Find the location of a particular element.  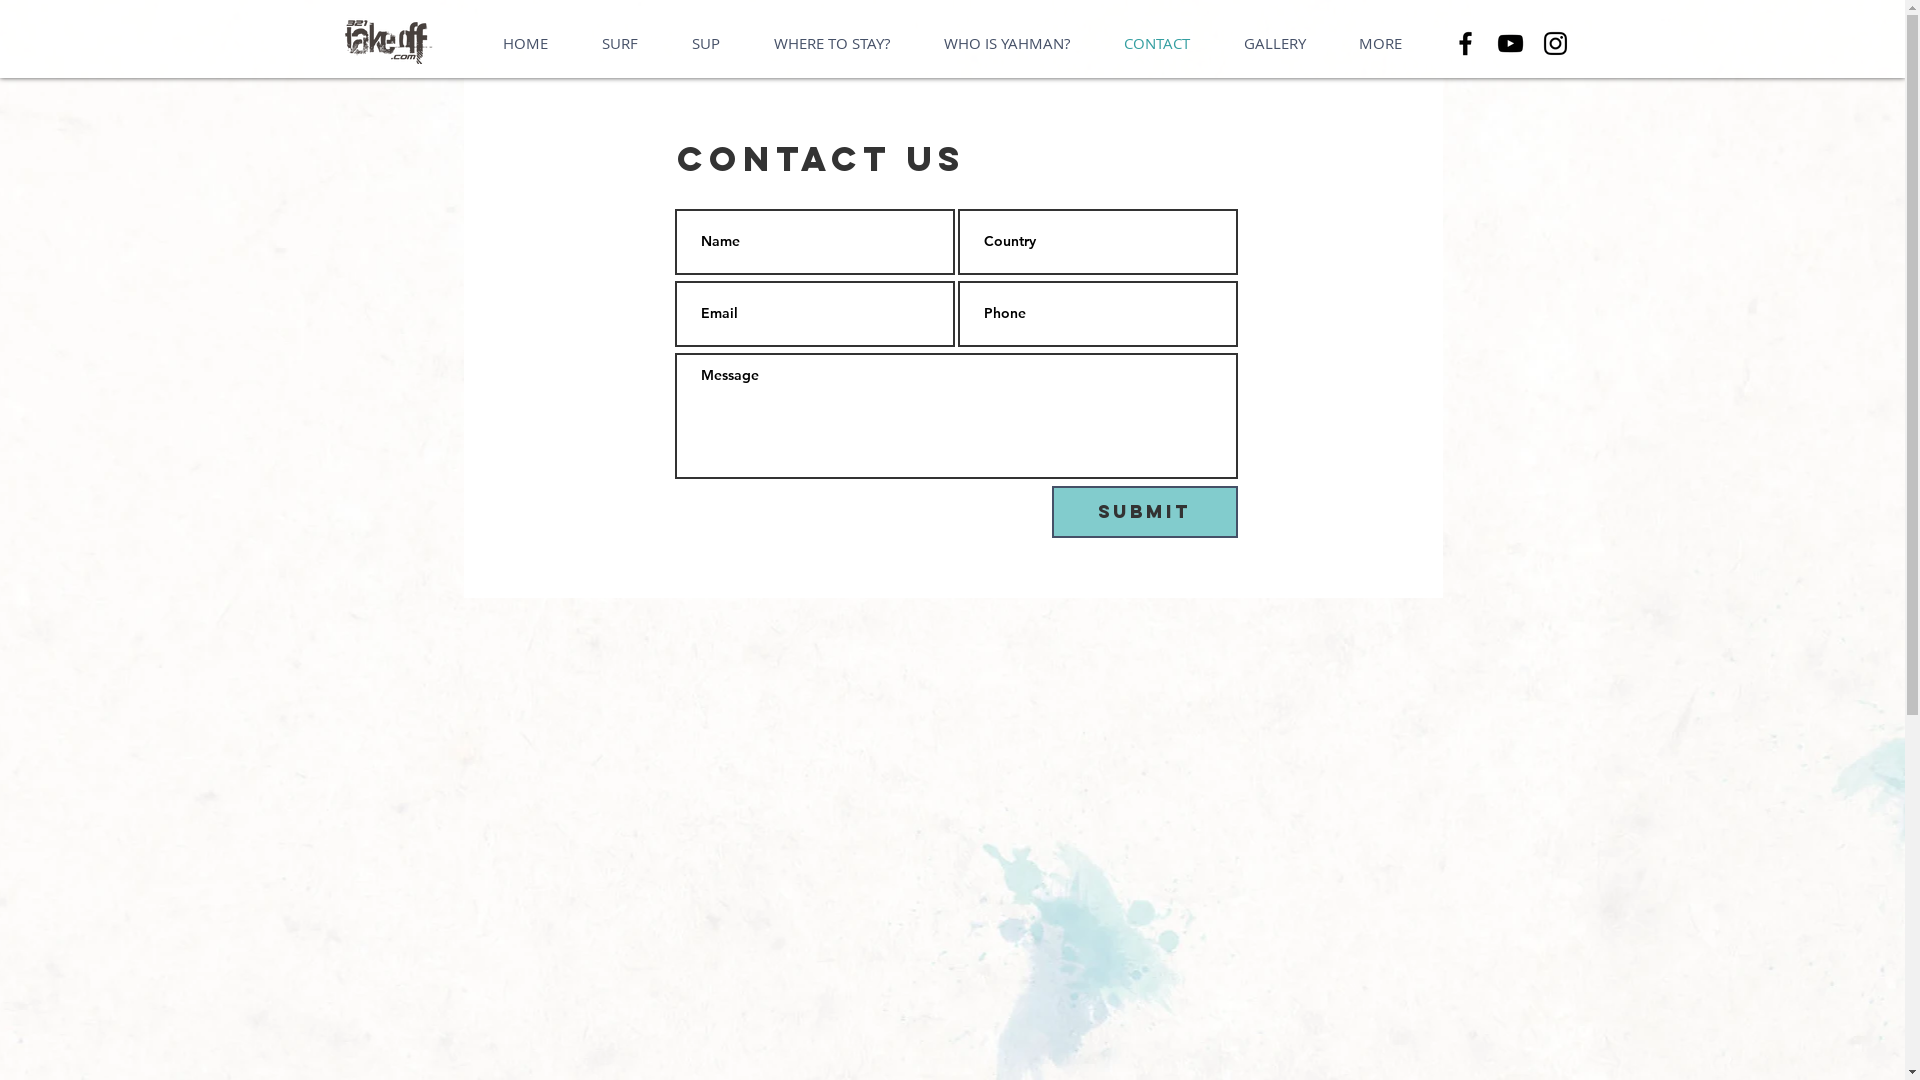

'WHO IS YAHMAN?' is located at coordinates (915, 43).